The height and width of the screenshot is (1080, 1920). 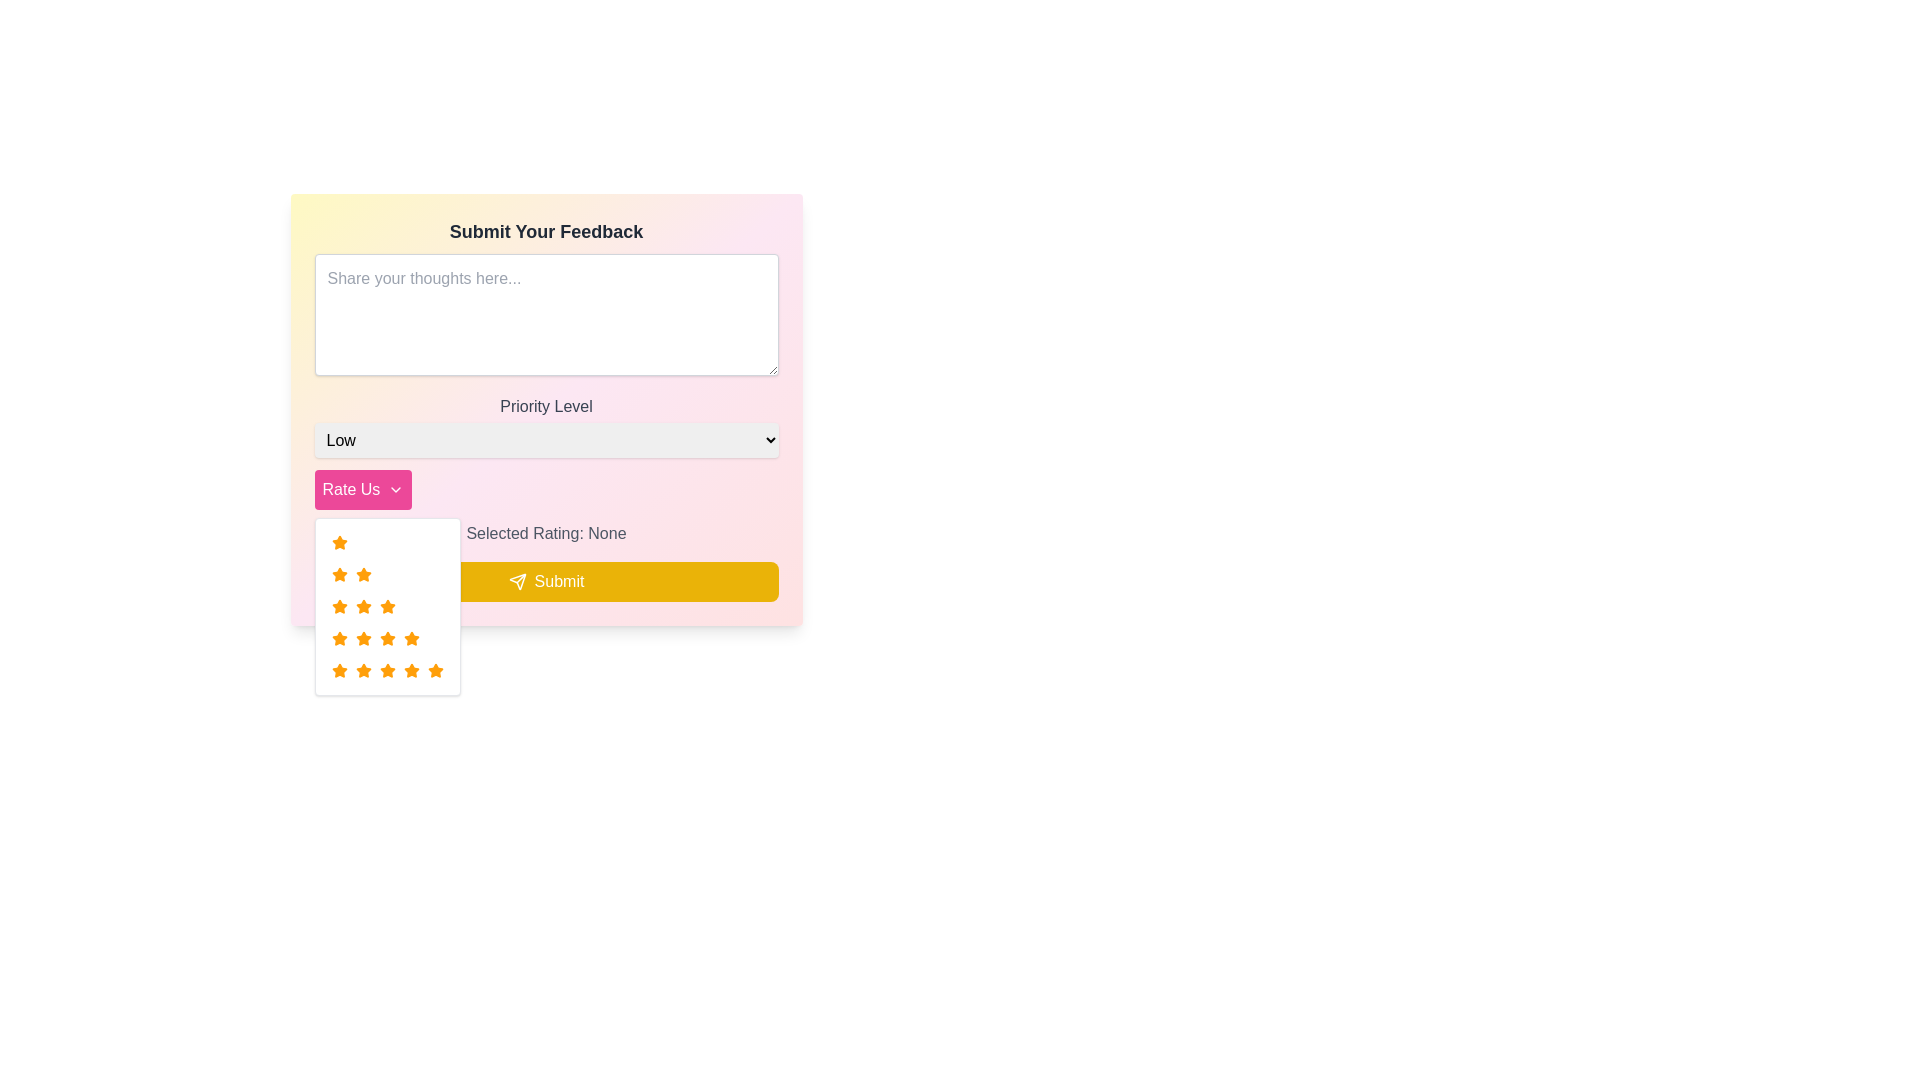 I want to click on the text label that serves as the header for the feedback submission form, positioned at the top of the rectangular panel, so click(x=546, y=230).